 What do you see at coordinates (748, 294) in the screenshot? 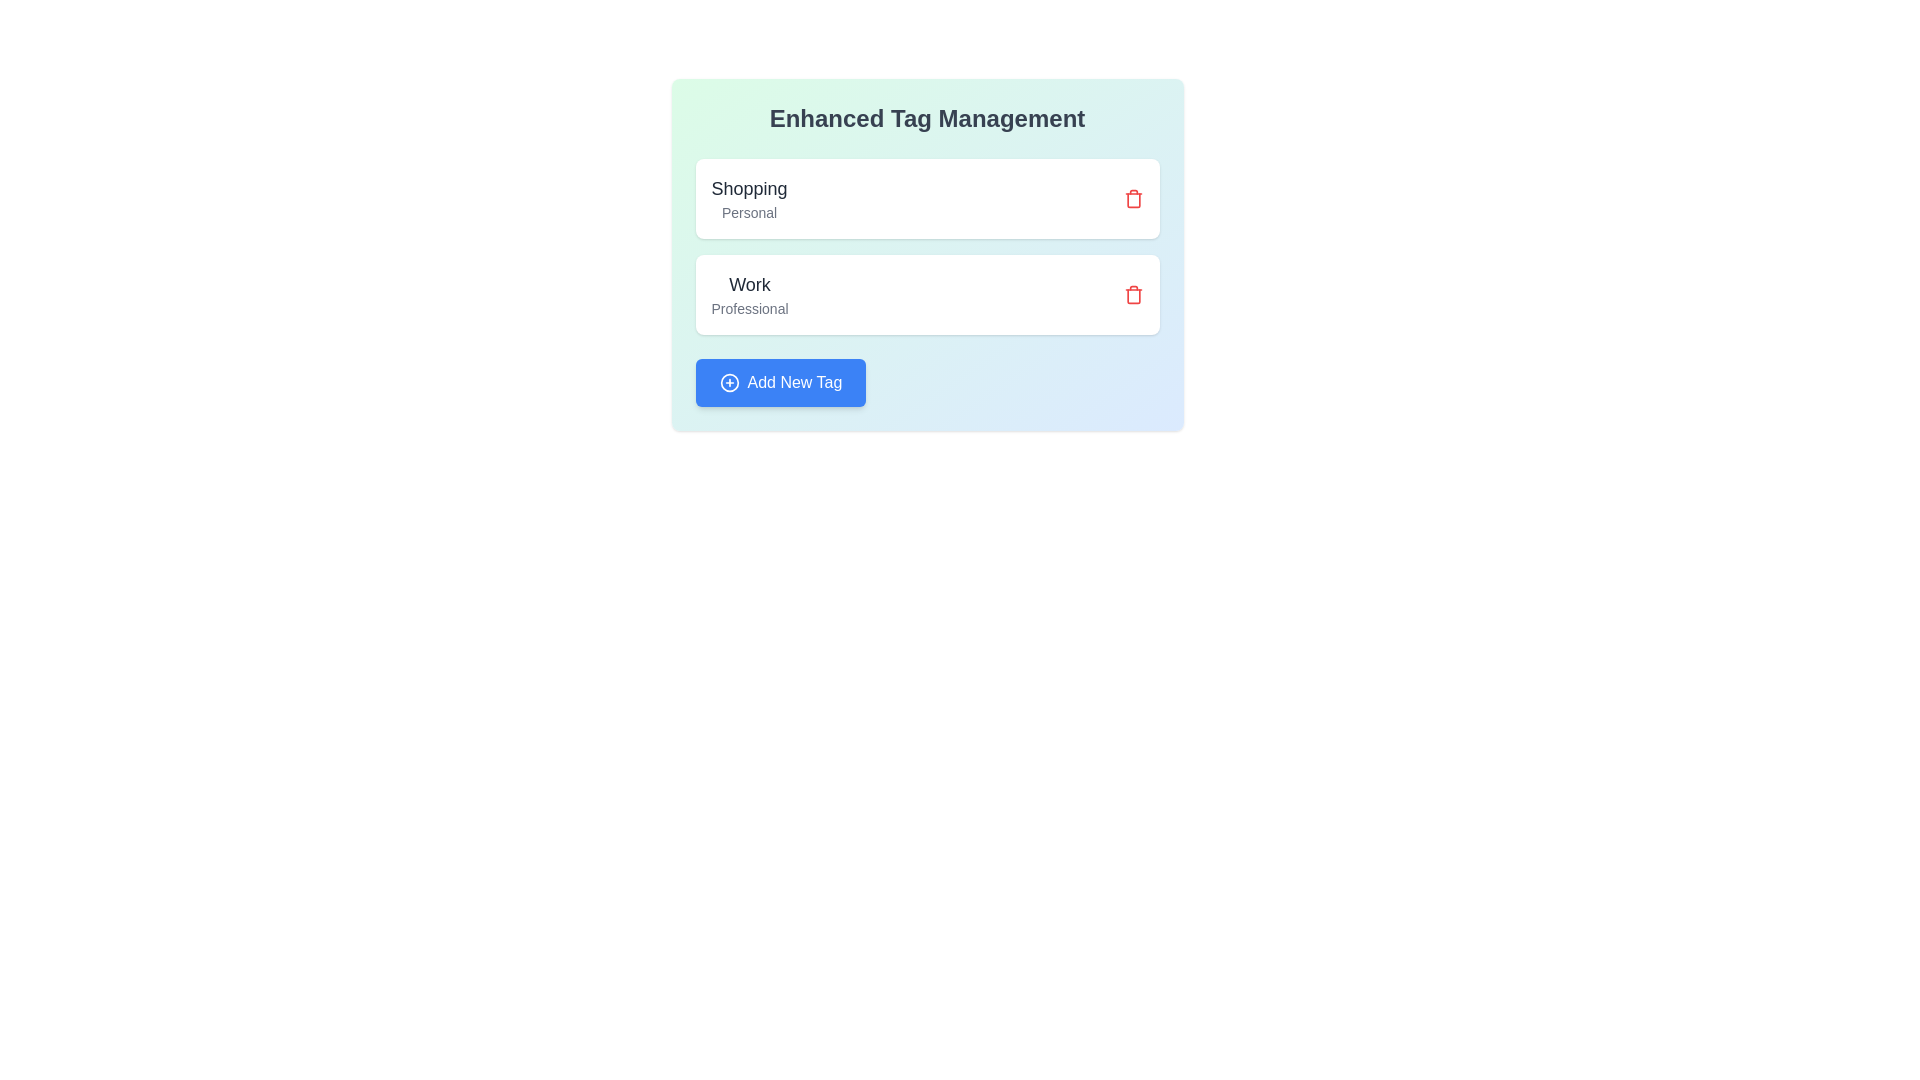
I see `the 'Work' text label which is part of a tagging system, located between 'Shopping Personal' and 'Add New Tag'` at bounding box center [748, 294].